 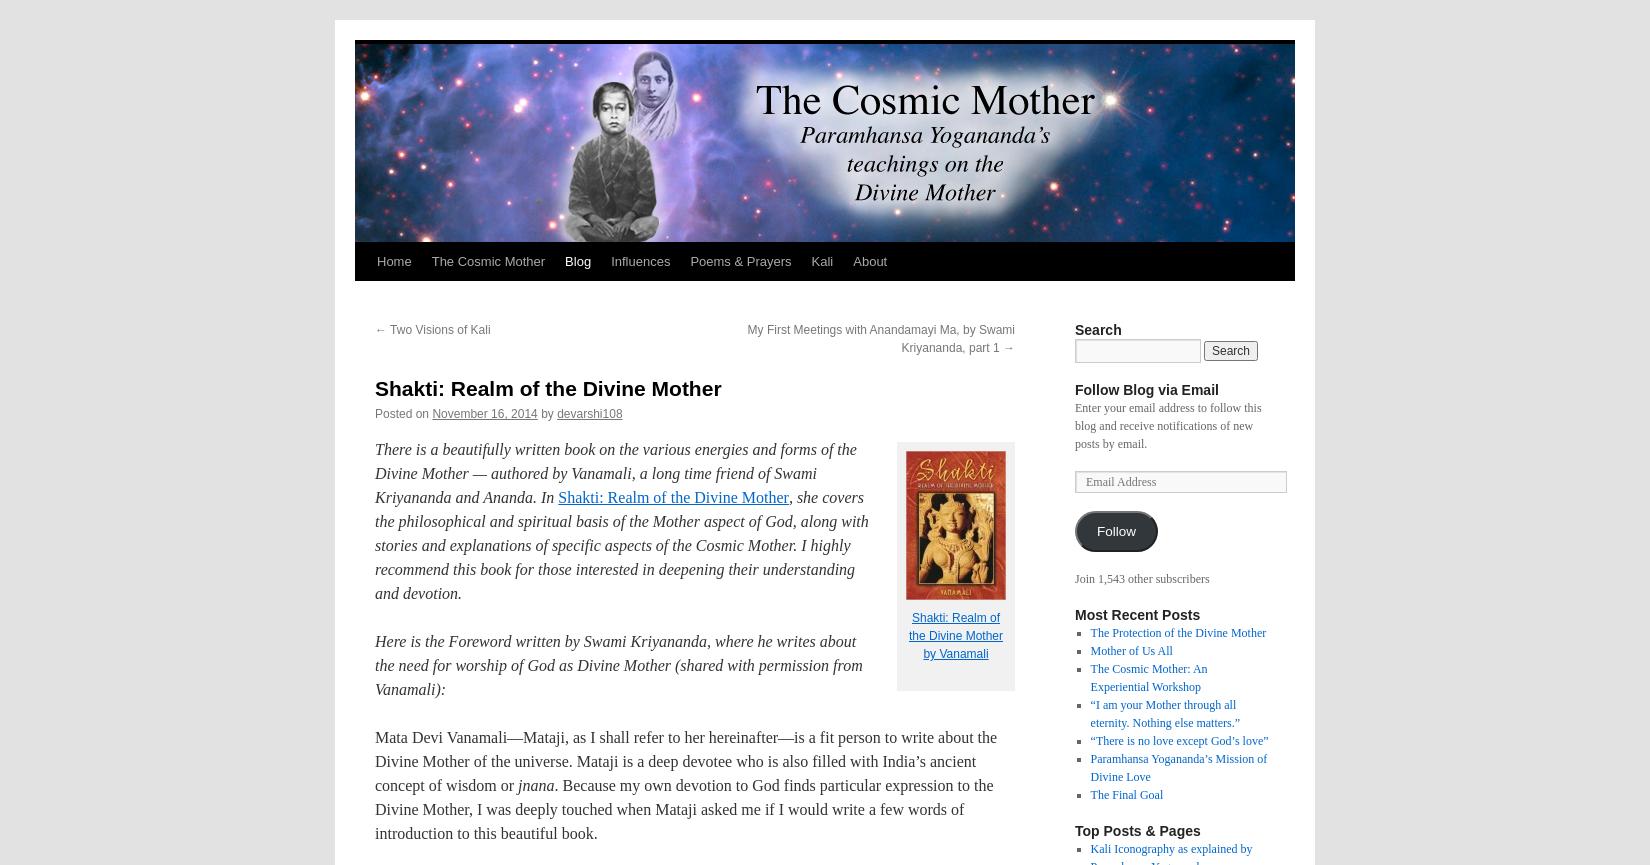 What do you see at coordinates (1178, 767) in the screenshot?
I see `'Paramhansa Yogananda’s Mission of Divine Love'` at bounding box center [1178, 767].